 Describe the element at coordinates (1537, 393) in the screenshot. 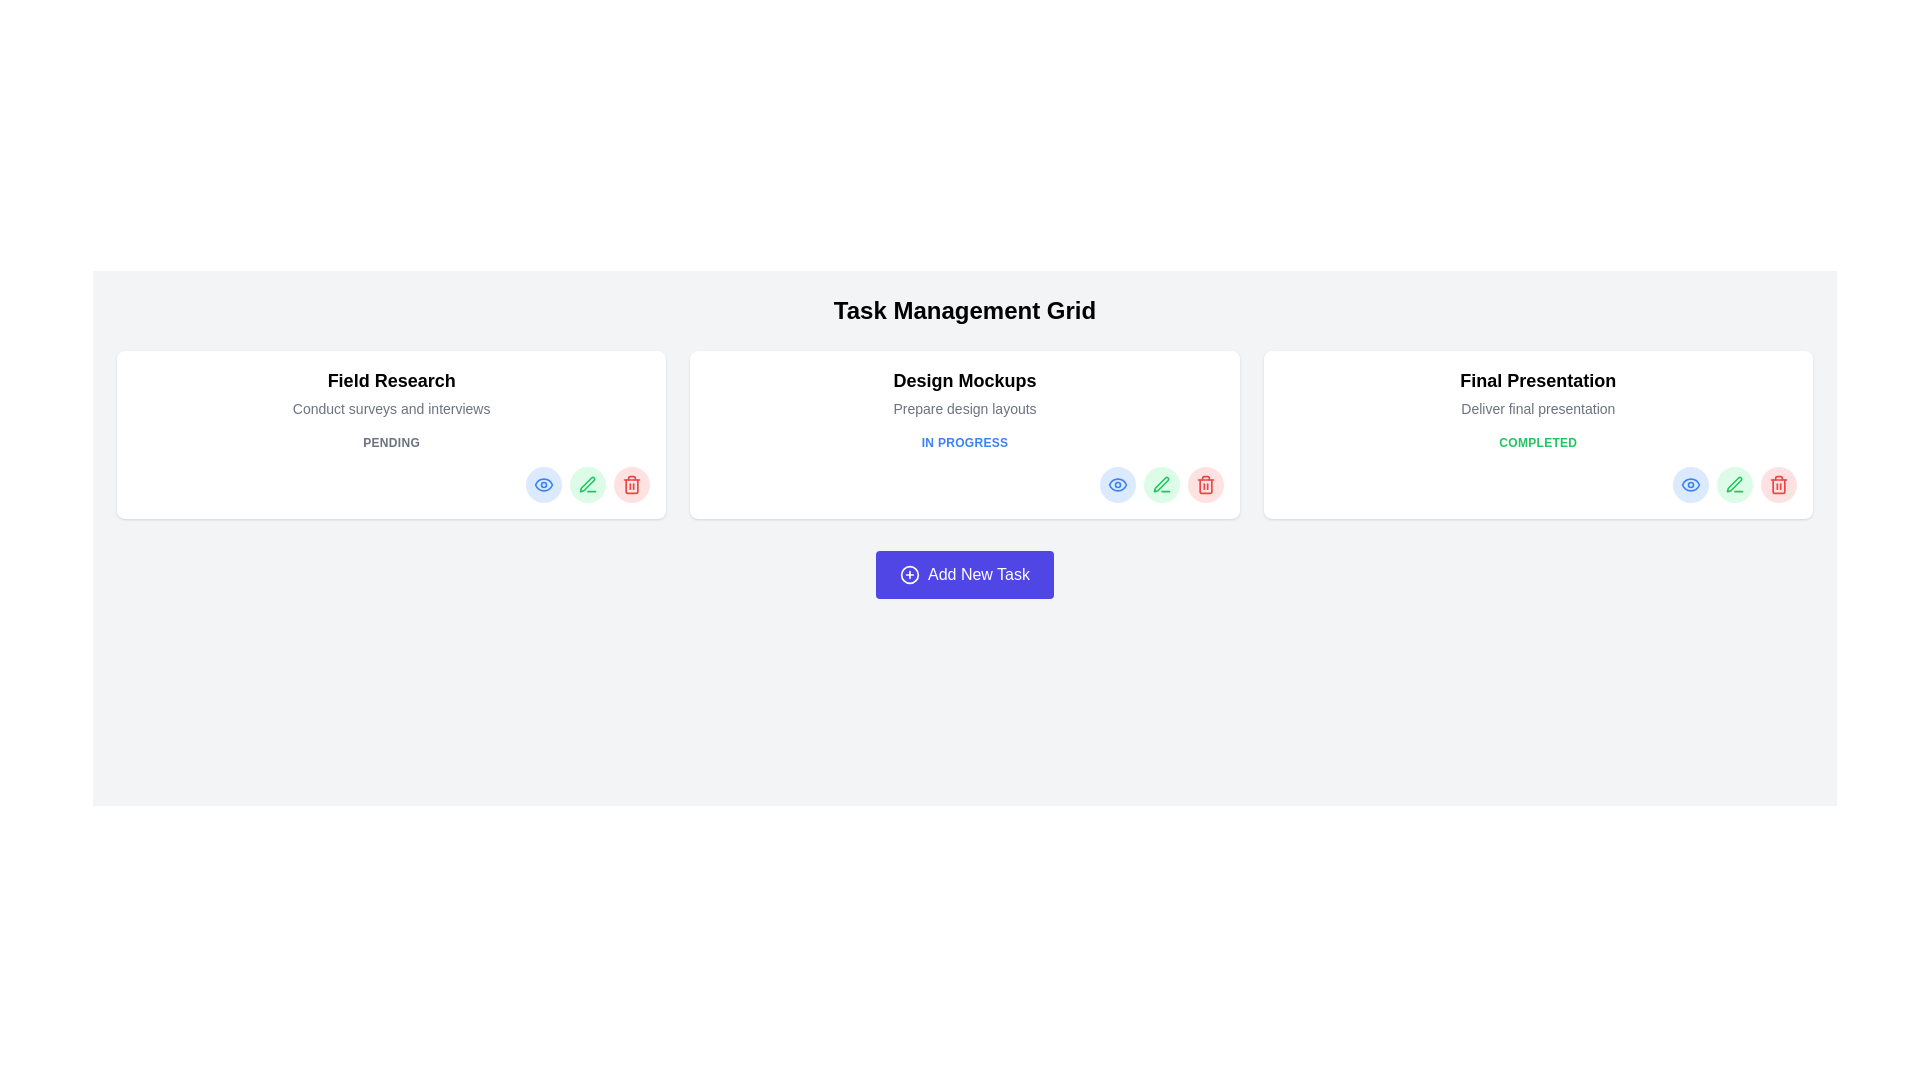

I see `the 'Final Presentation' text display, which is located in the third card from the left in the task management grid layout, featuring the label 'Final Presentation' in bold and larger font above a 'COMPLETED' label` at that location.